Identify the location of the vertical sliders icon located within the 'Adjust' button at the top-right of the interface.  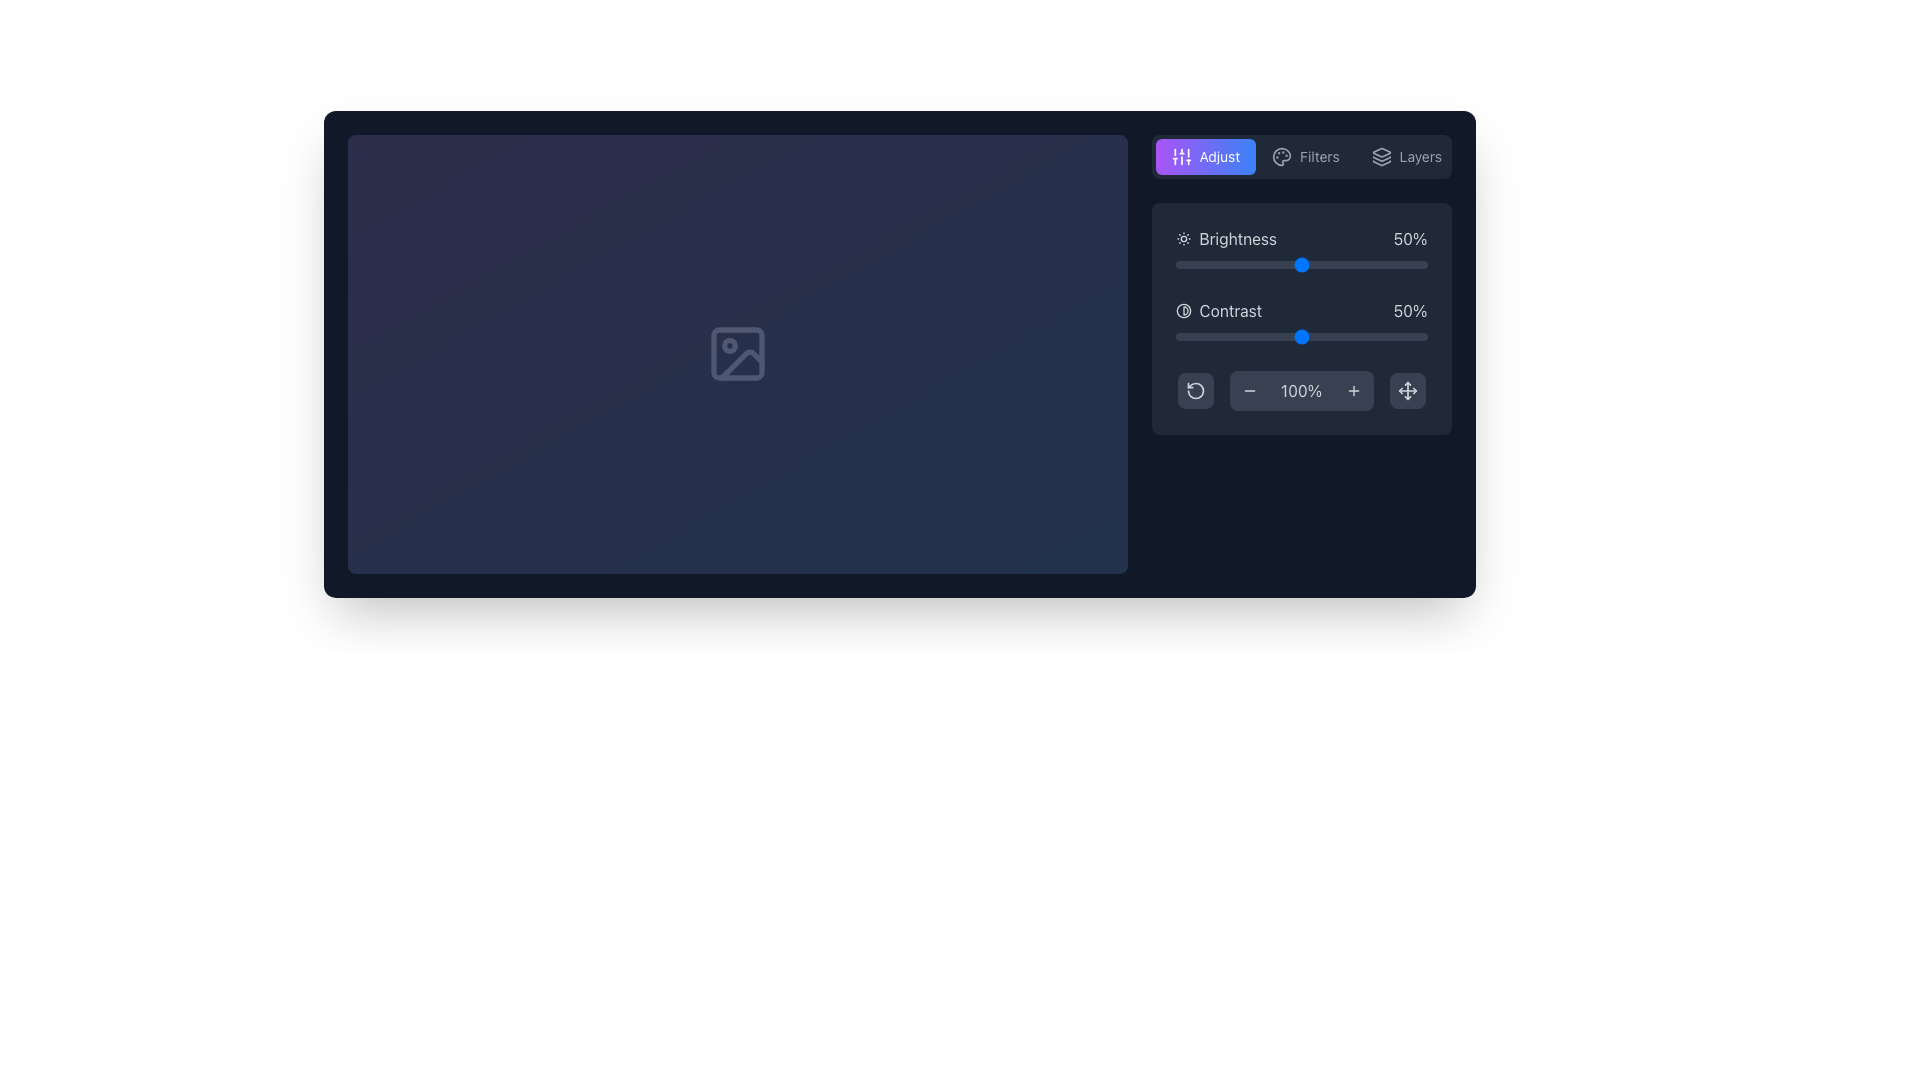
(1181, 156).